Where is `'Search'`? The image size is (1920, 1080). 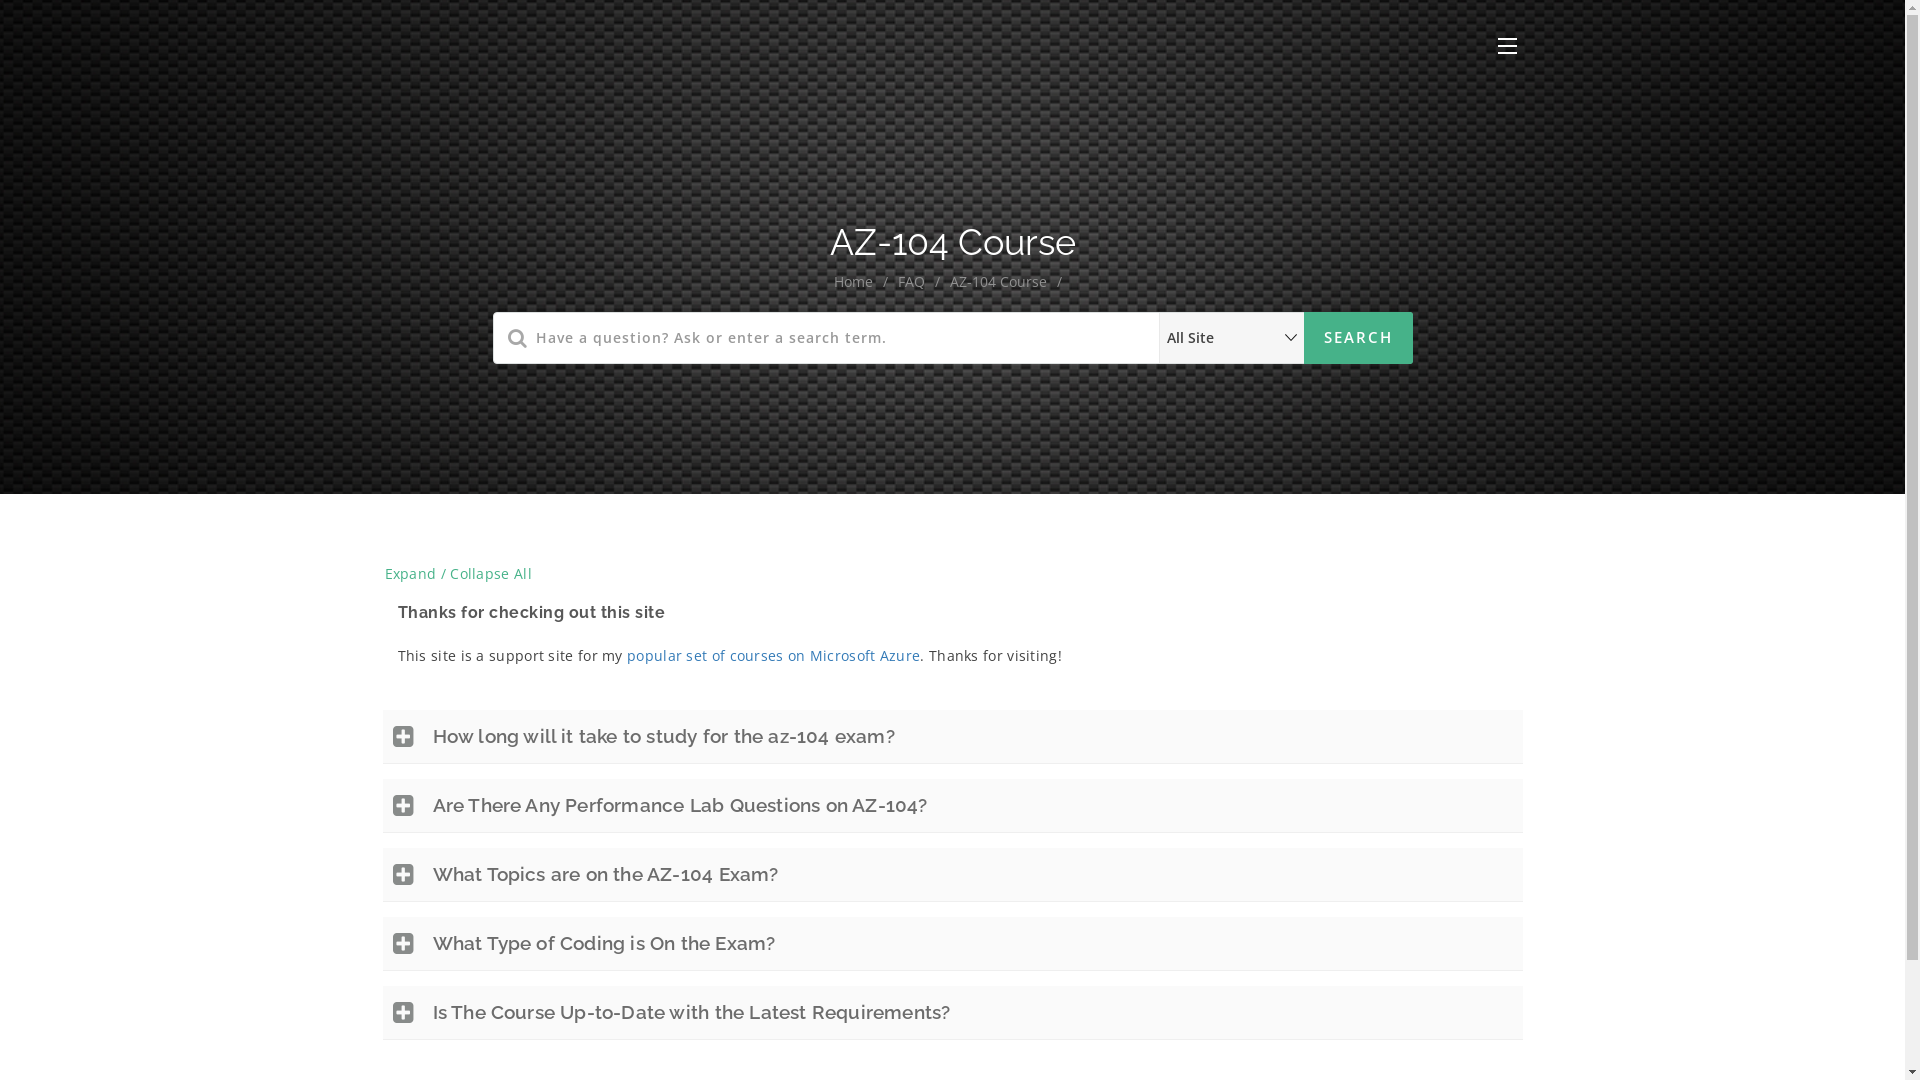 'Search' is located at coordinates (1358, 337).